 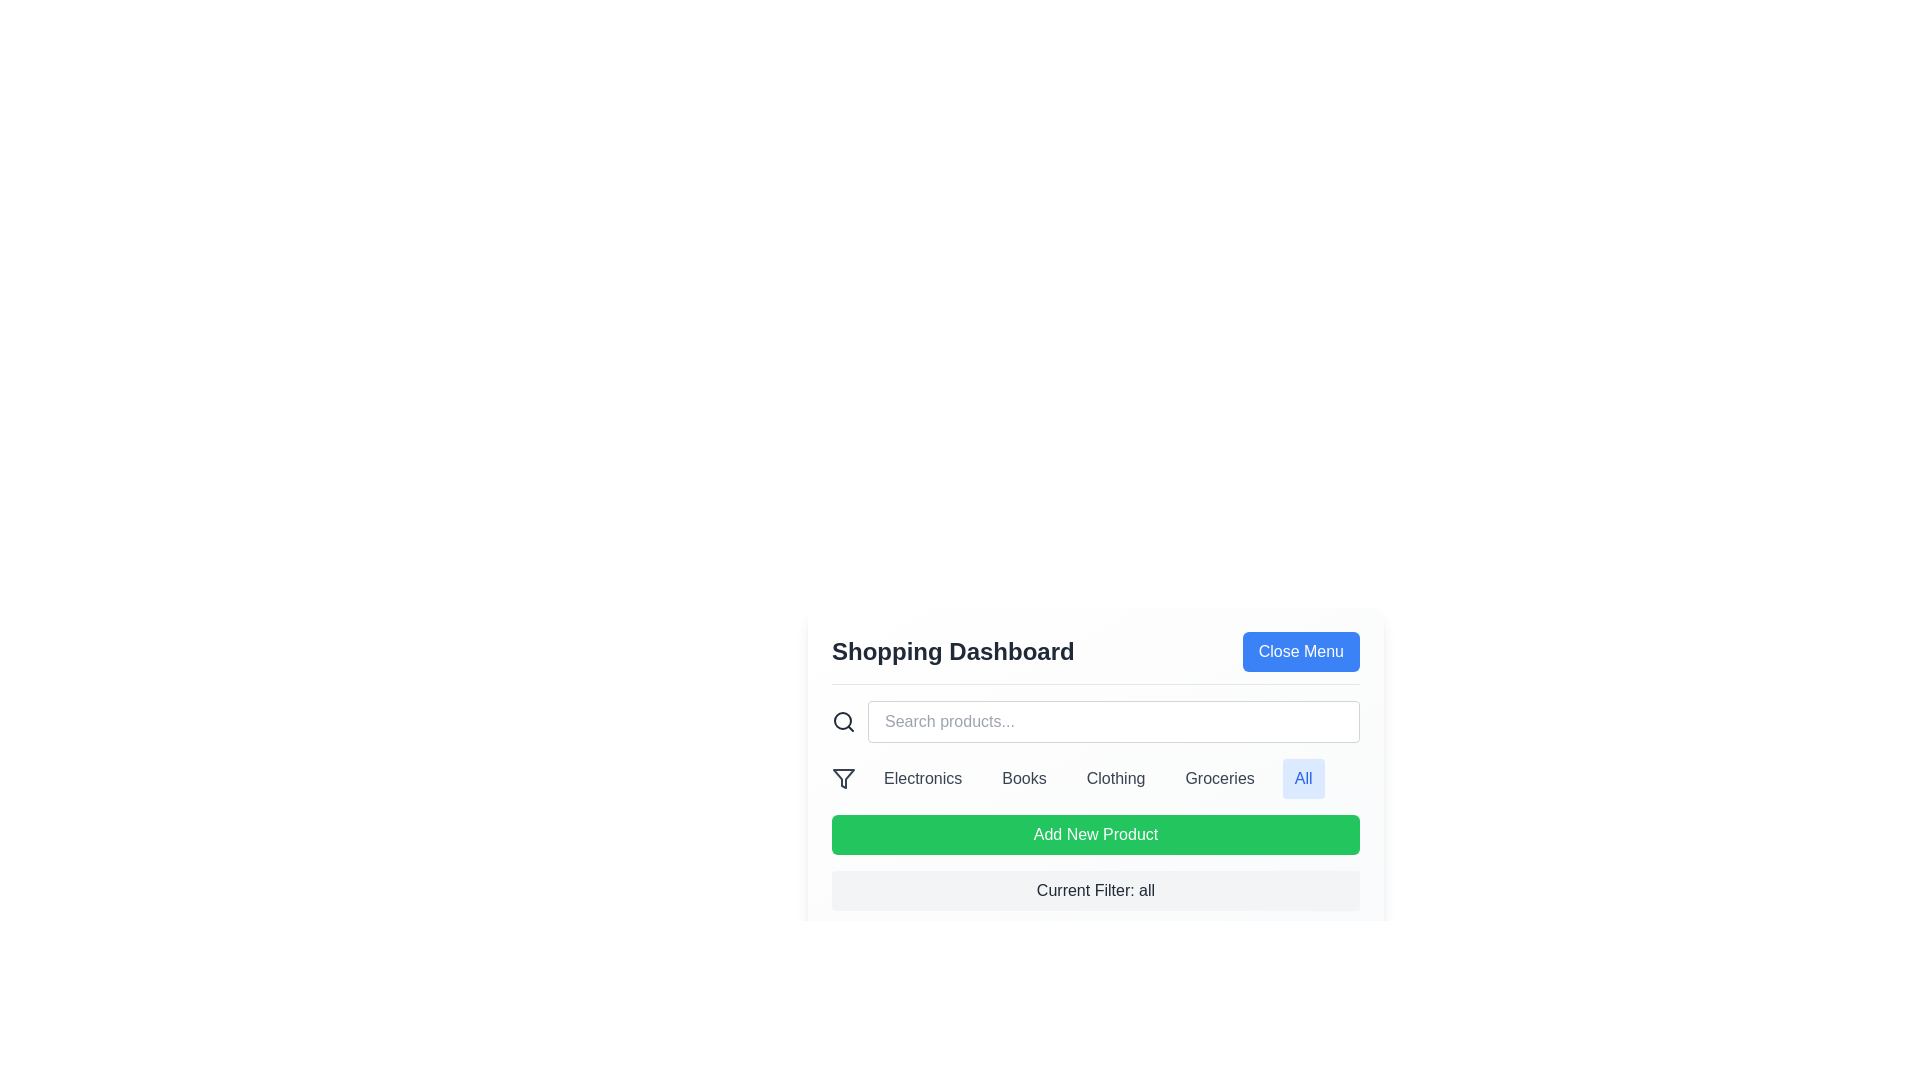 What do you see at coordinates (1115, 778) in the screenshot?
I see `the 'Clothing' button in the horizontal navigation menu to filter or navigate` at bounding box center [1115, 778].